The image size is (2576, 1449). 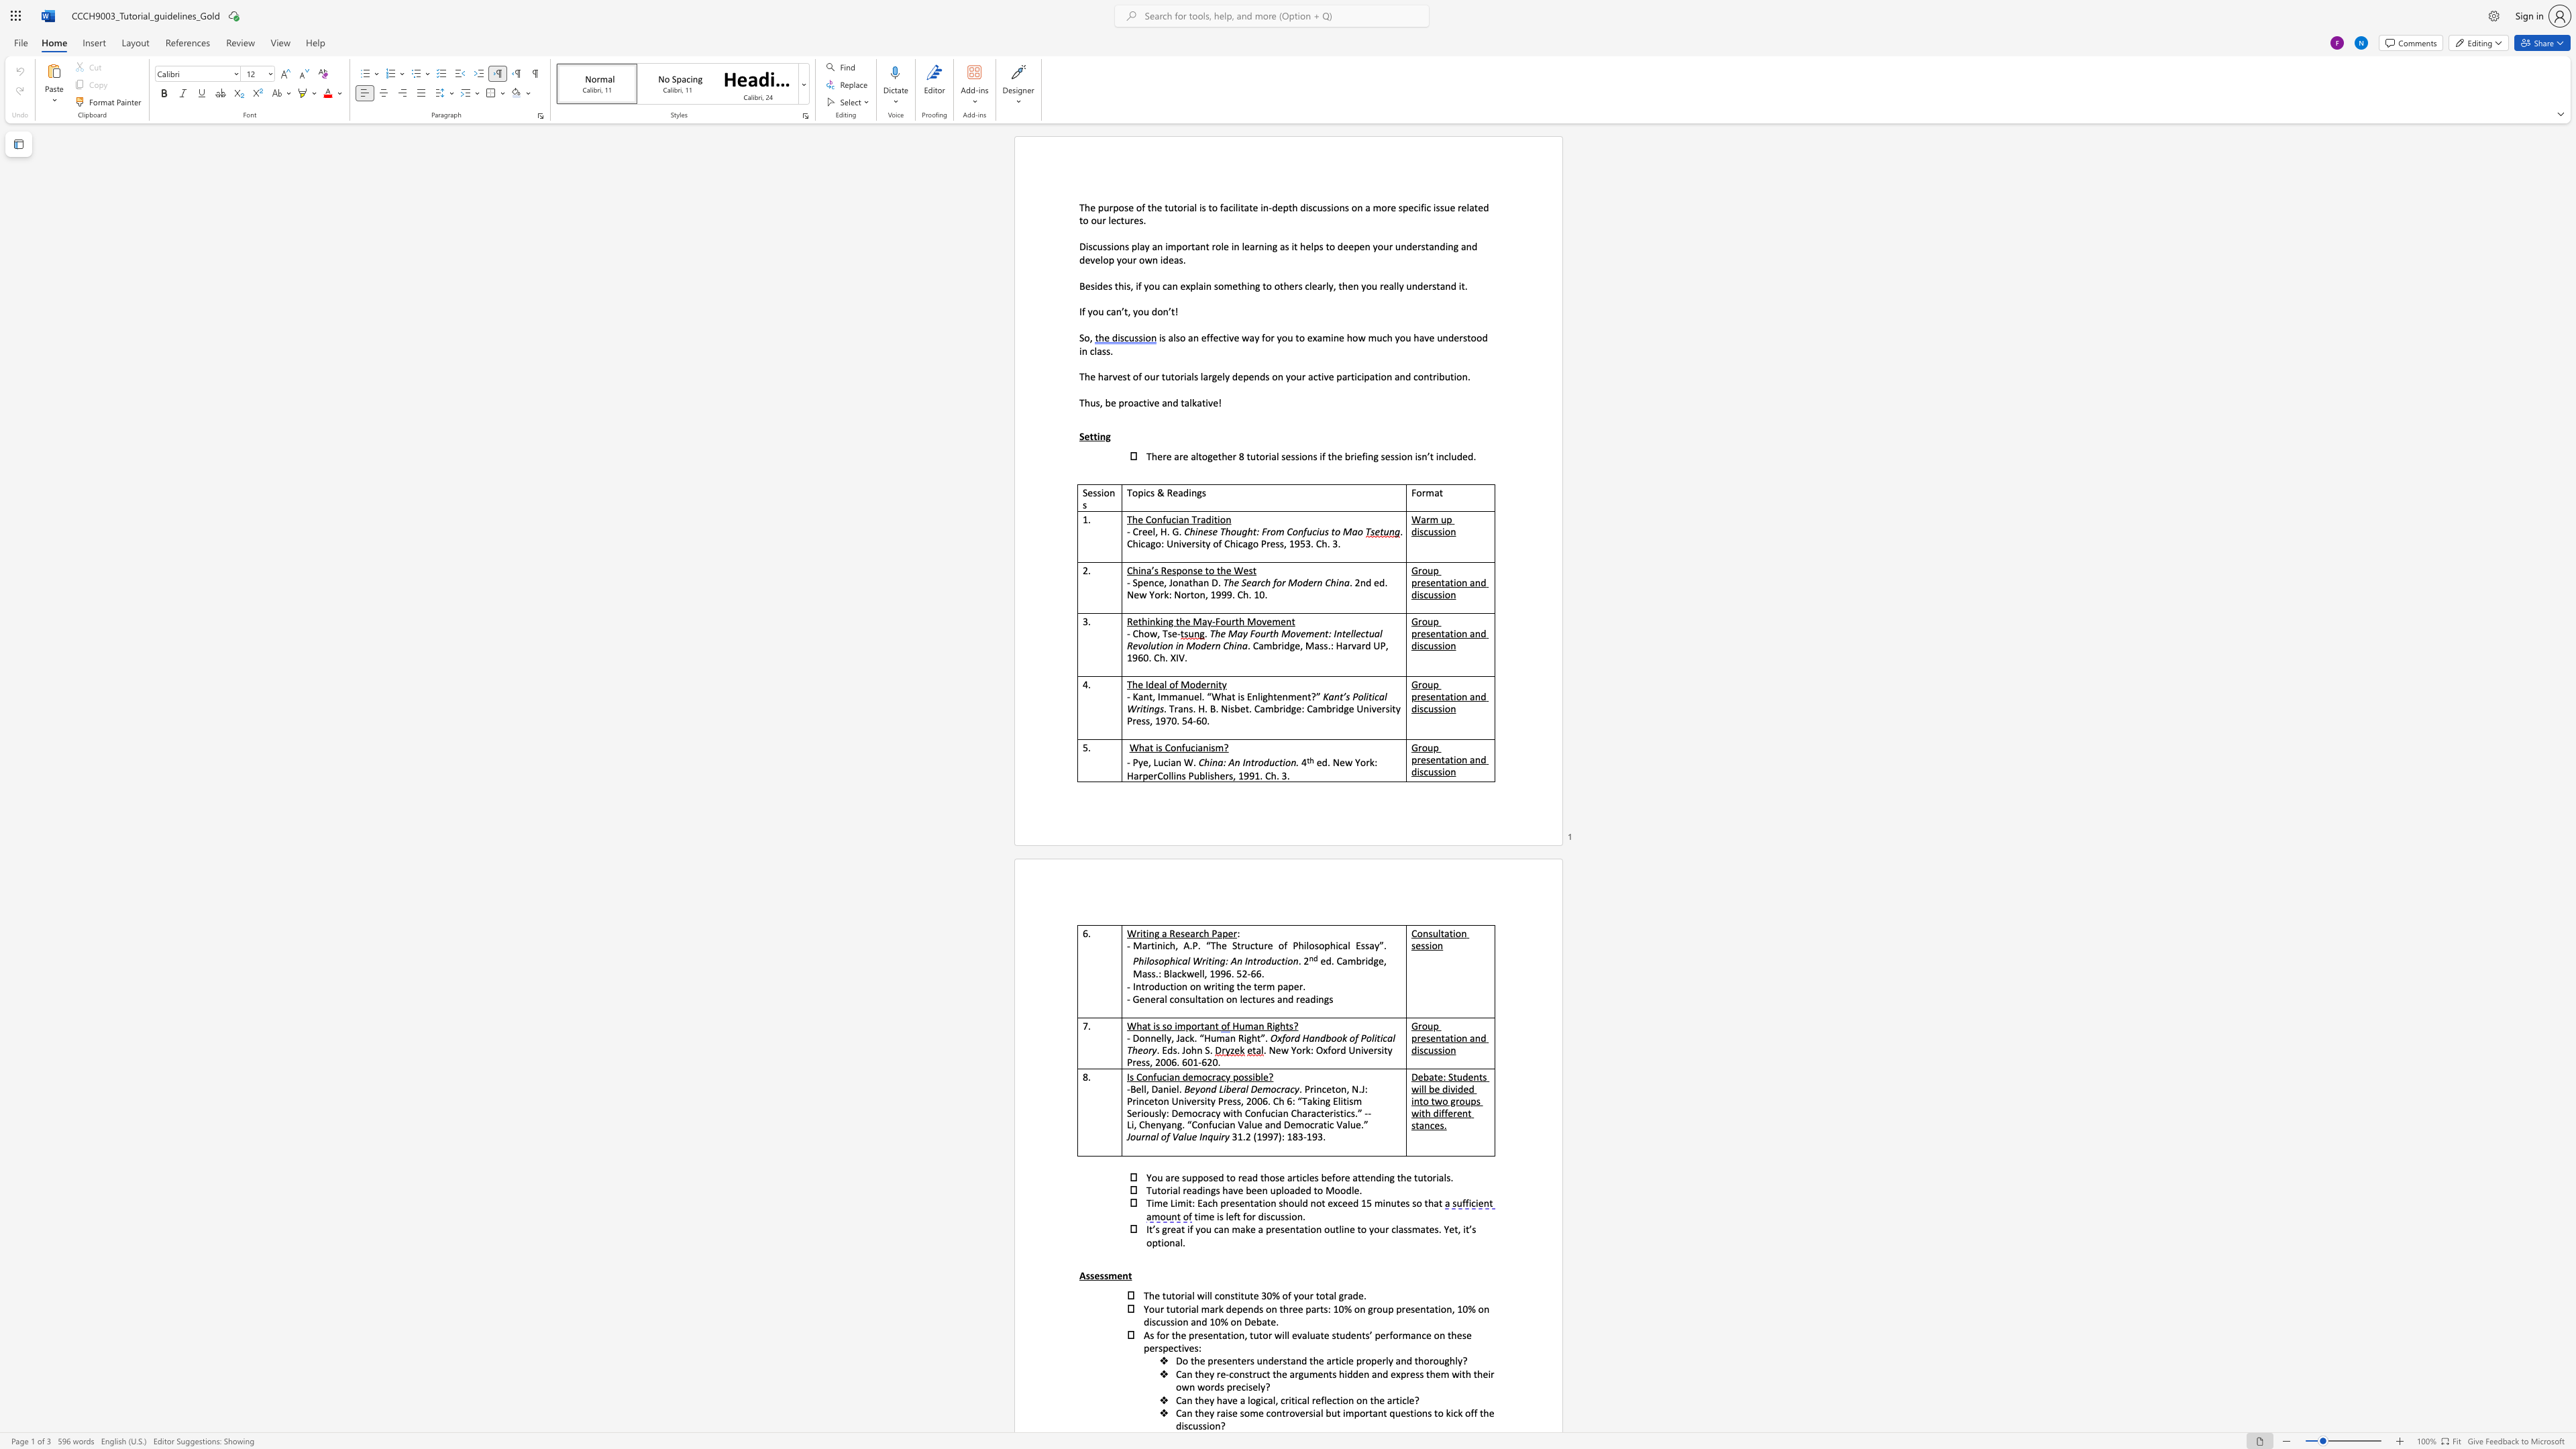 What do you see at coordinates (1334, 696) in the screenshot?
I see `the subset text "nt’s Political Wri" within the text "Kant’s Political Writings"` at bounding box center [1334, 696].